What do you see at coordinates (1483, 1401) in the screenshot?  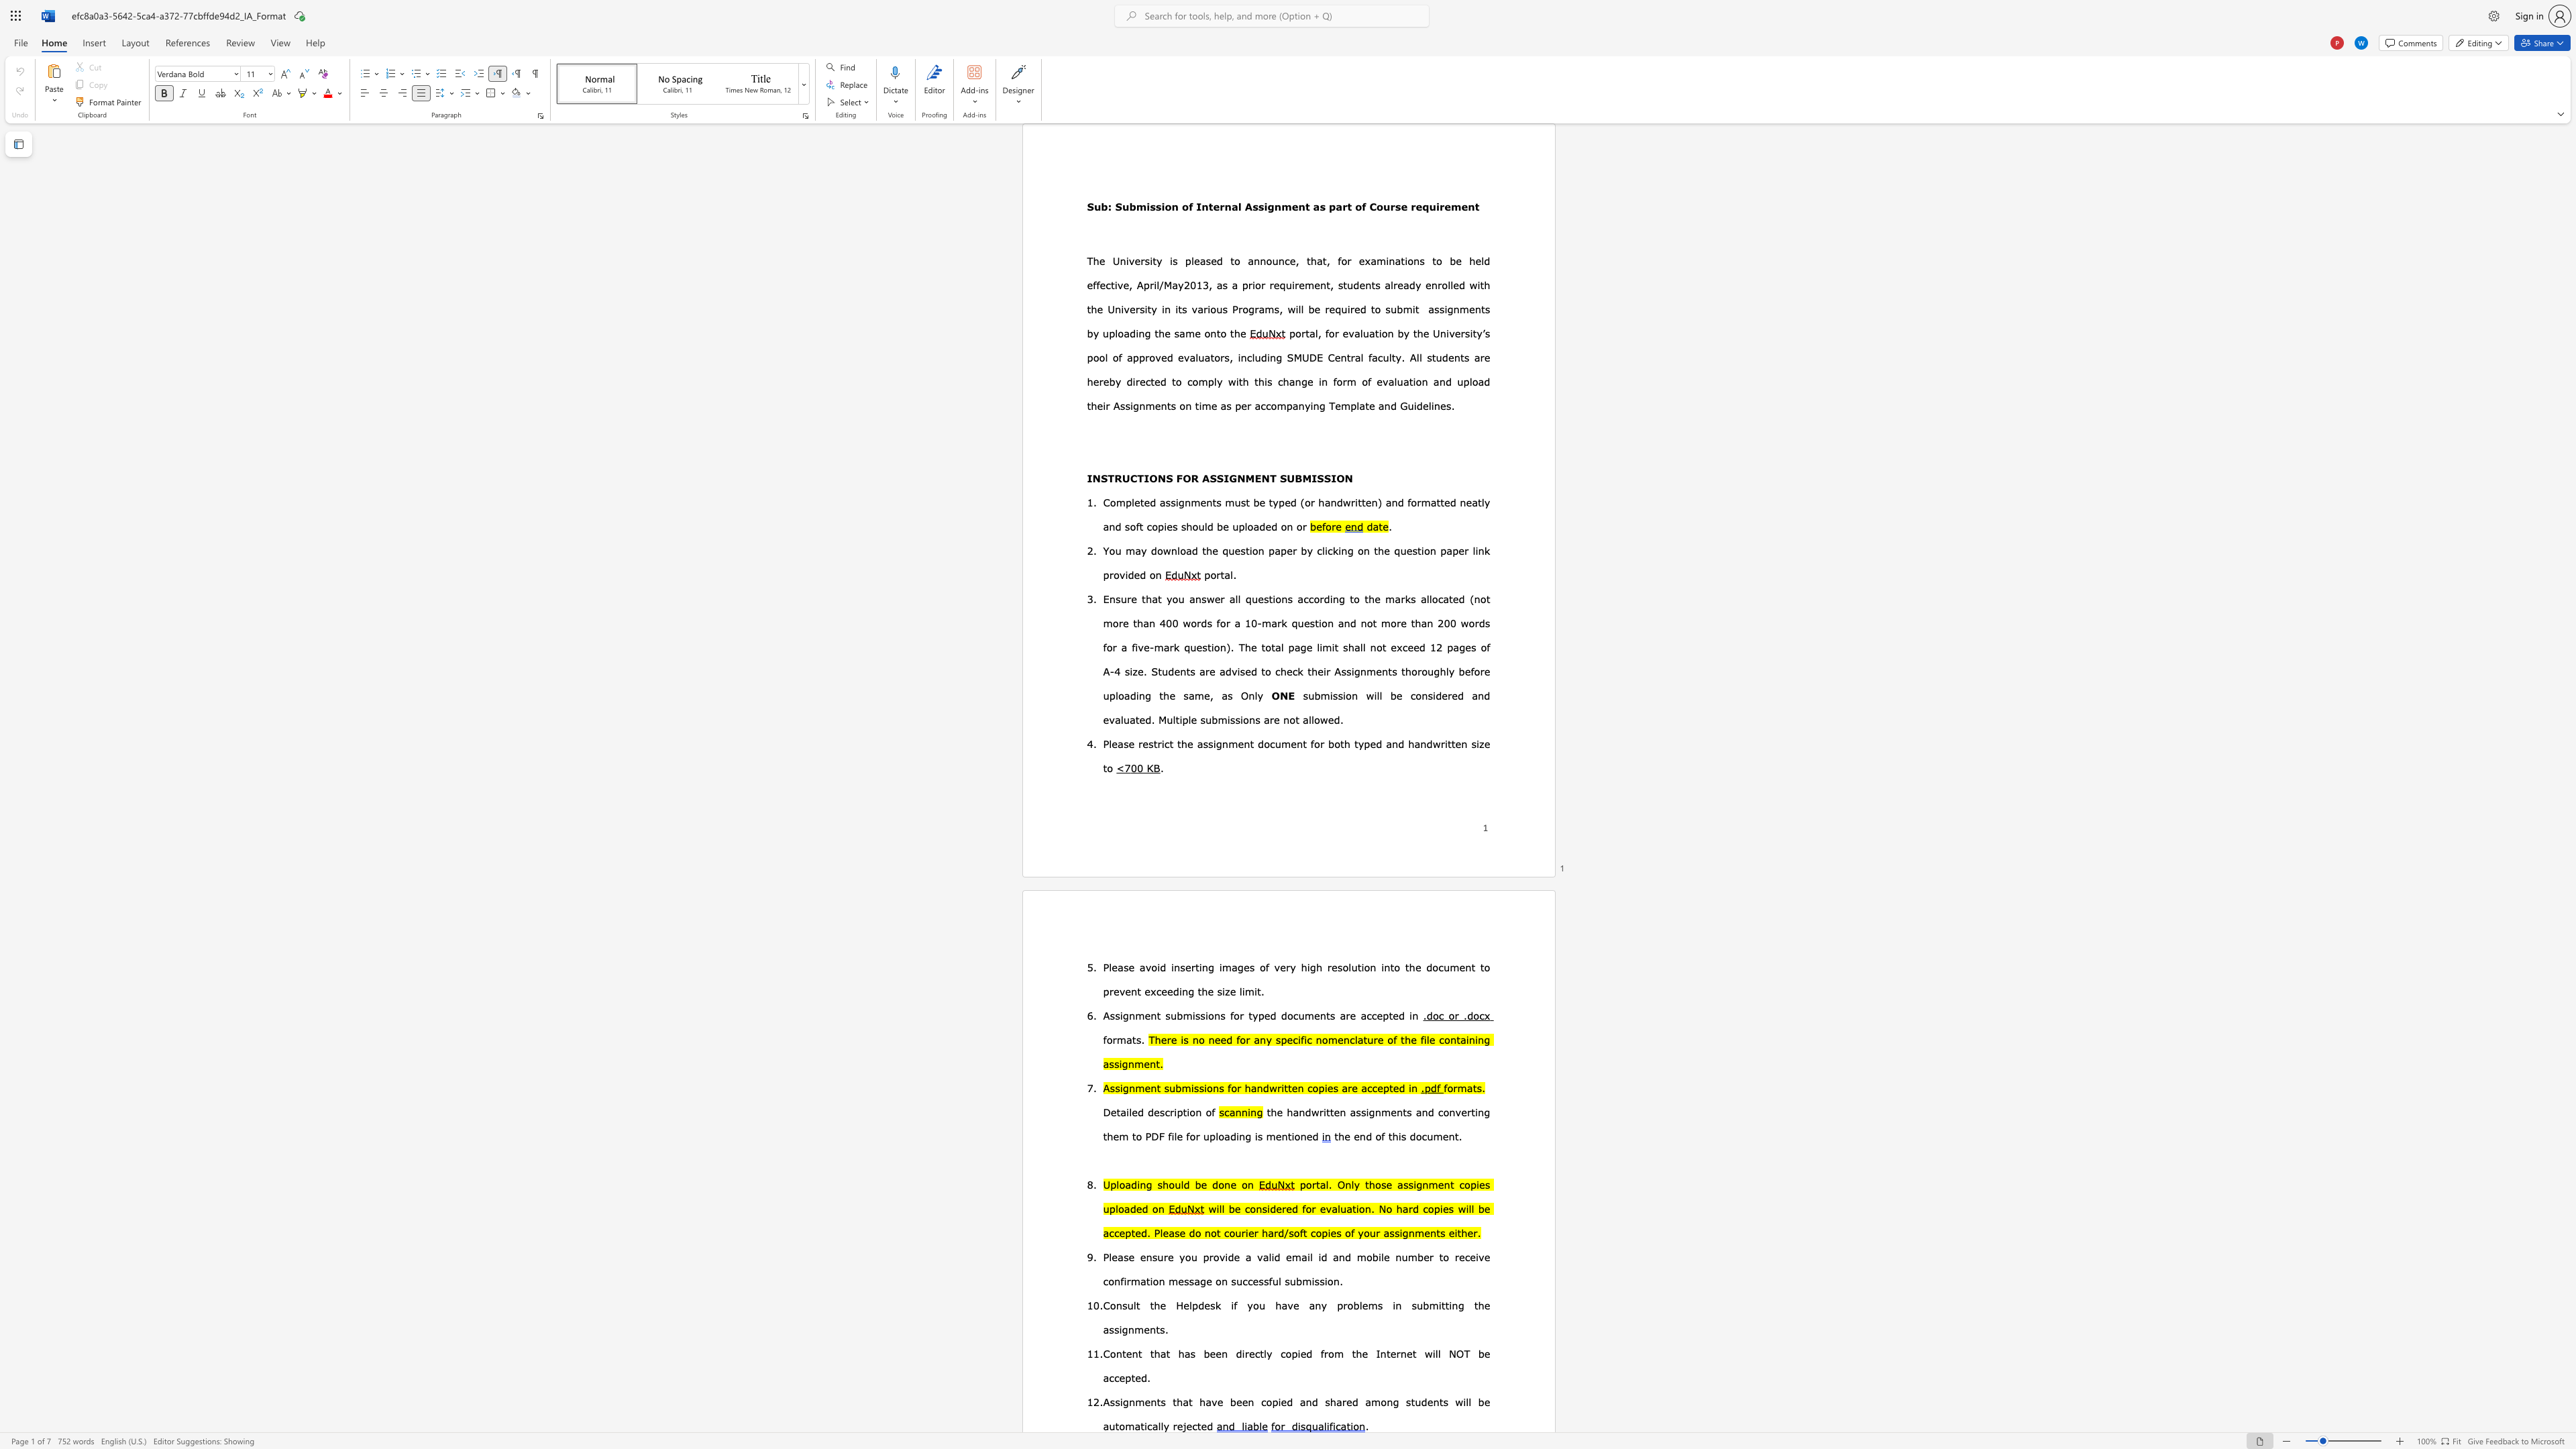 I see `the subset text "e au" within the text "Assignments that have been copied and shared among students will be automatically rejected"` at bounding box center [1483, 1401].